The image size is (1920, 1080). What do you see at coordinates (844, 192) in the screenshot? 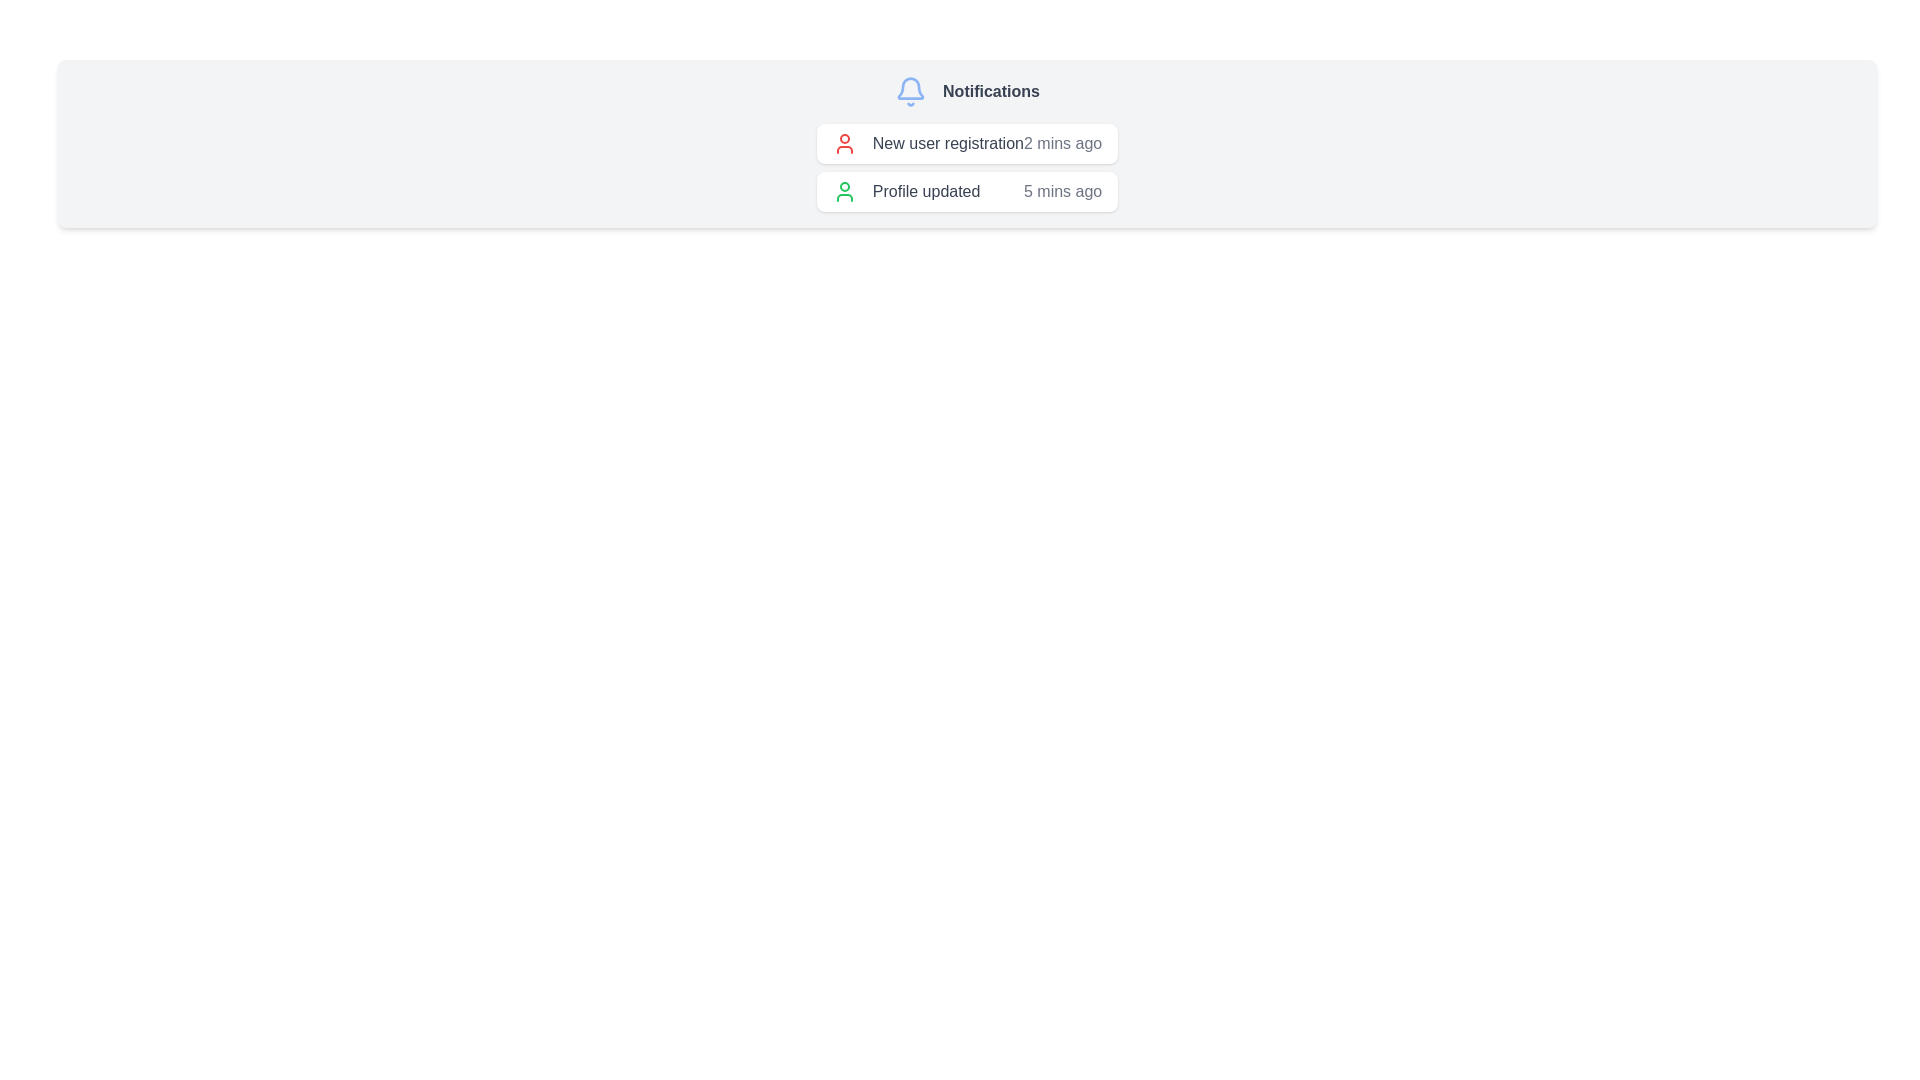
I see `the user icon with a green outline located on the left side of the notification box labeled 'Profile updated 5 mins ago'` at bounding box center [844, 192].